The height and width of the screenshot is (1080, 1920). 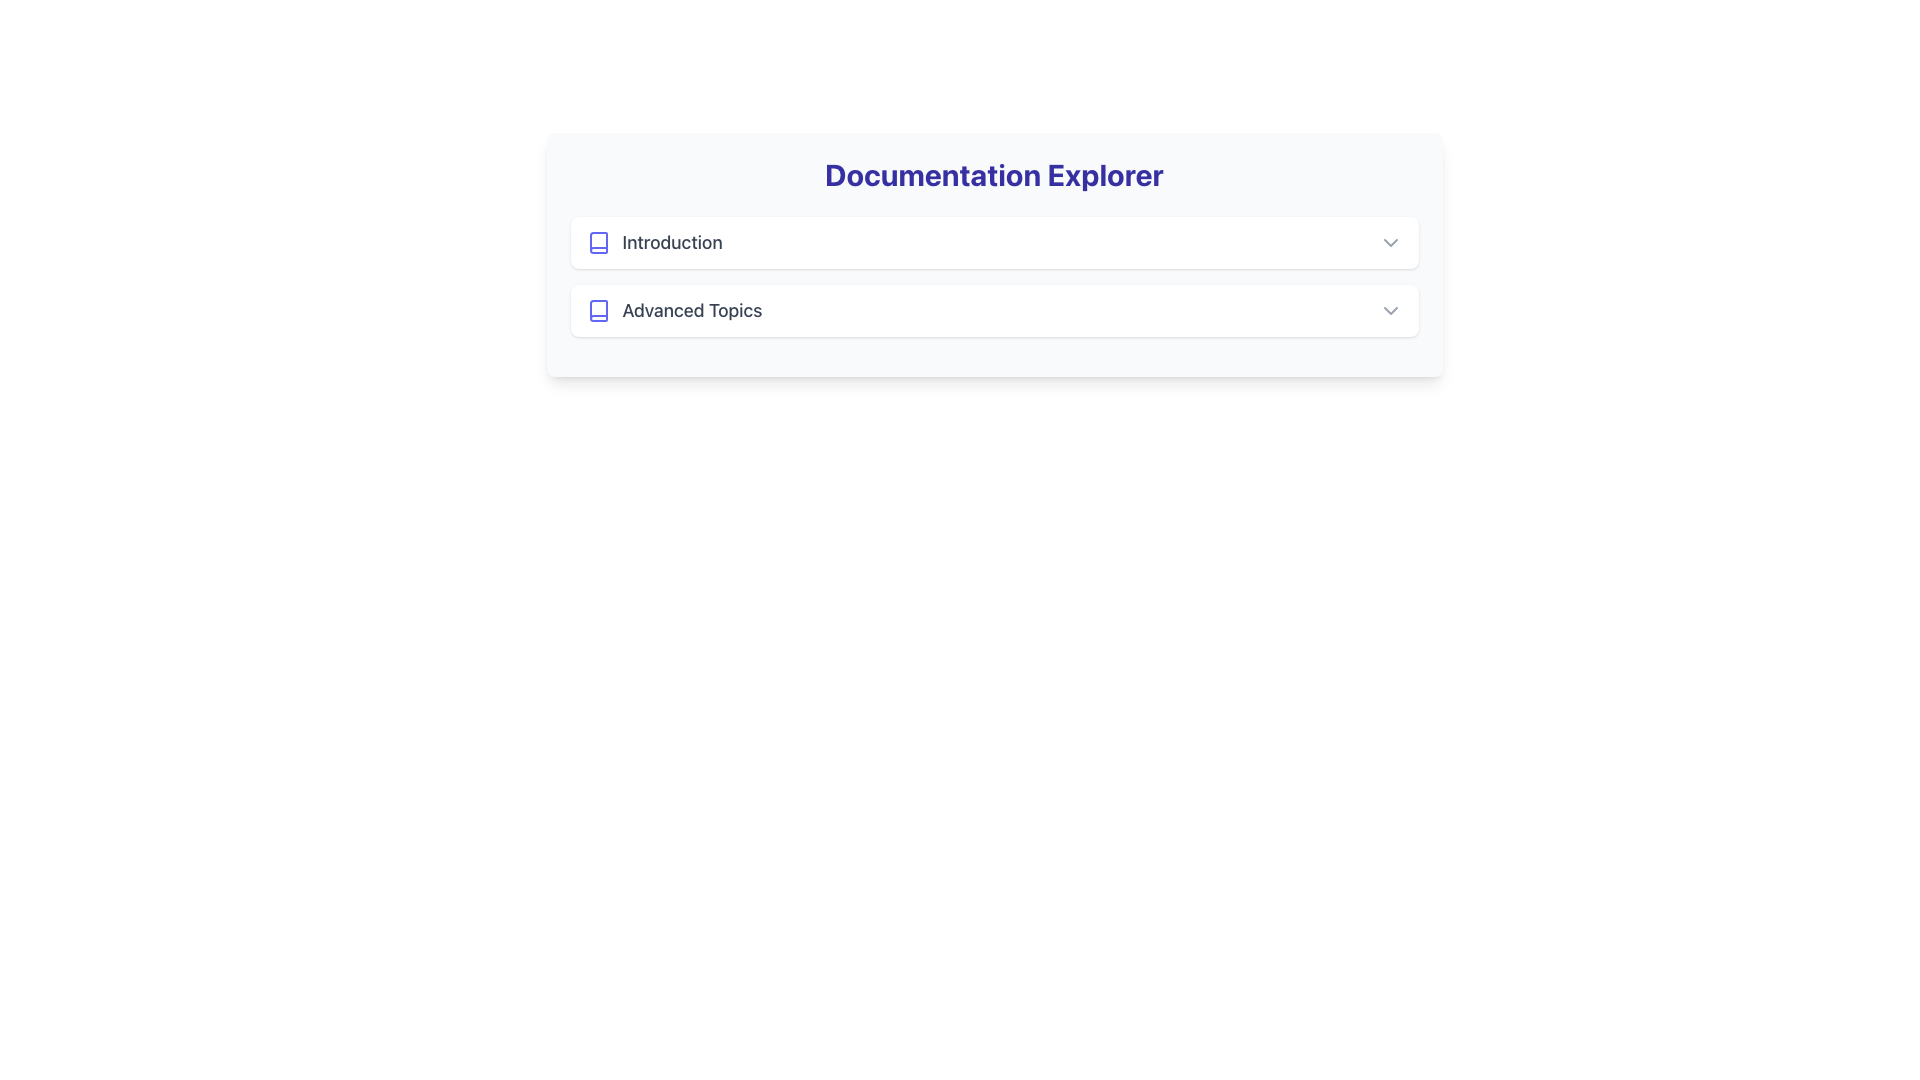 What do you see at coordinates (1389, 242) in the screenshot?
I see `the Dropdown control icon at the rightmost end of the 'Introduction' section` at bounding box center [1389, 242].